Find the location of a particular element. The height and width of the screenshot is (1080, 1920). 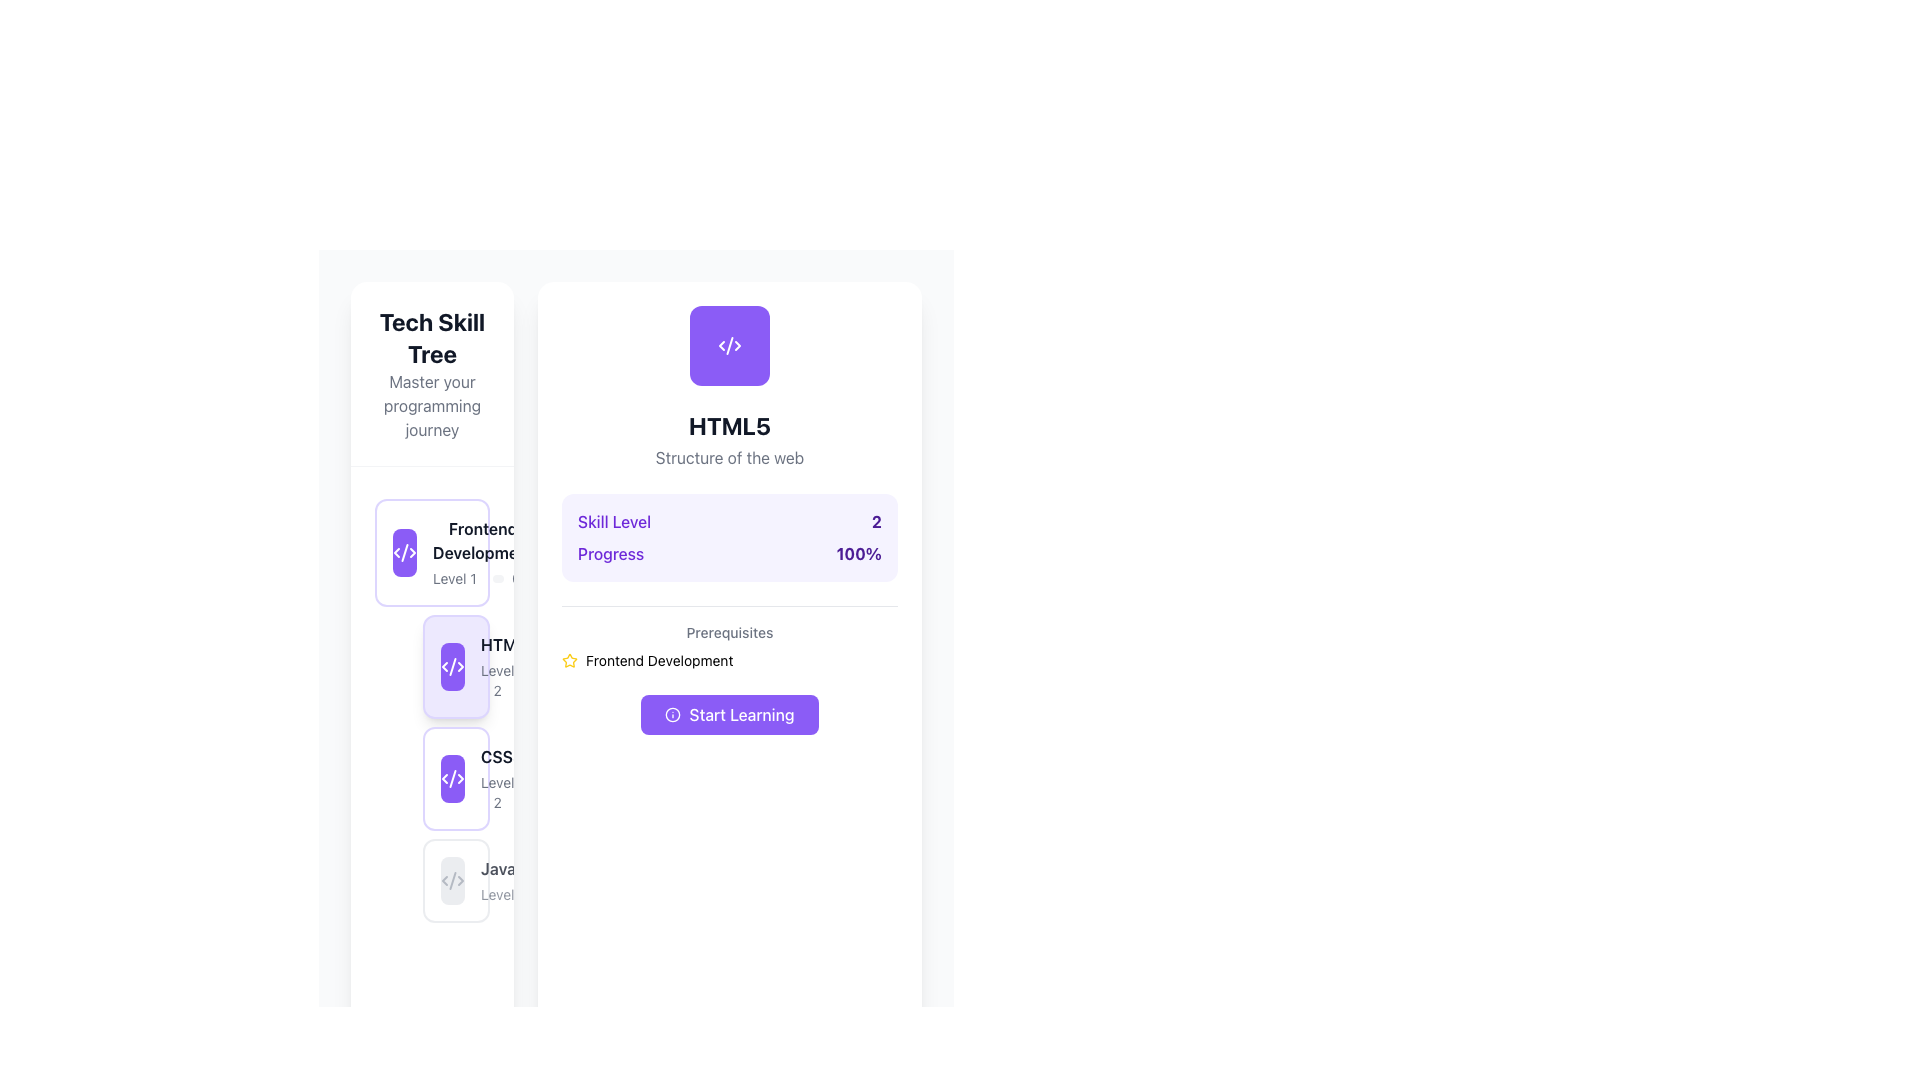

the central Icon component in a vertical list of programming-related icons, positioned between two arrow-like paths is located at coordinates (451, 778).